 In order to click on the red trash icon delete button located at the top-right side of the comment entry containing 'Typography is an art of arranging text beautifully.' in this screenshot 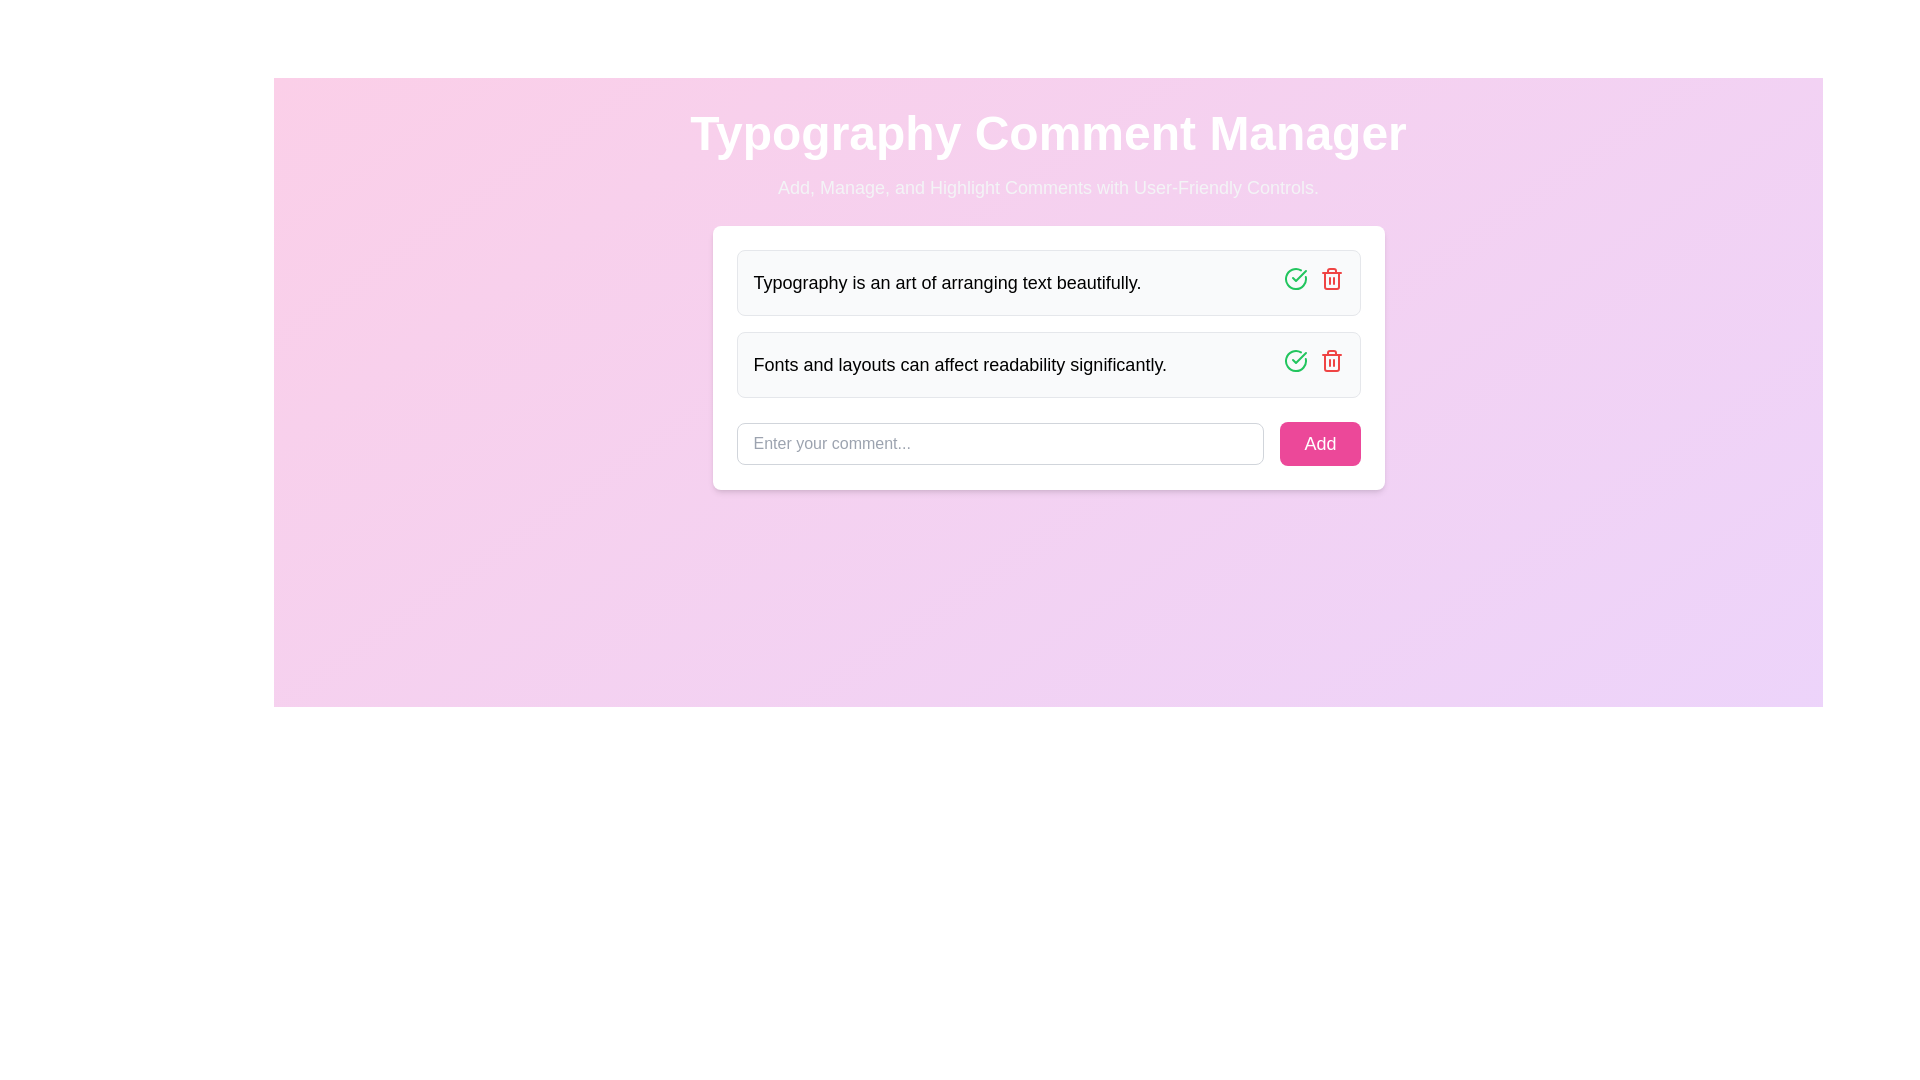, I will do `click(1331, 278)`.